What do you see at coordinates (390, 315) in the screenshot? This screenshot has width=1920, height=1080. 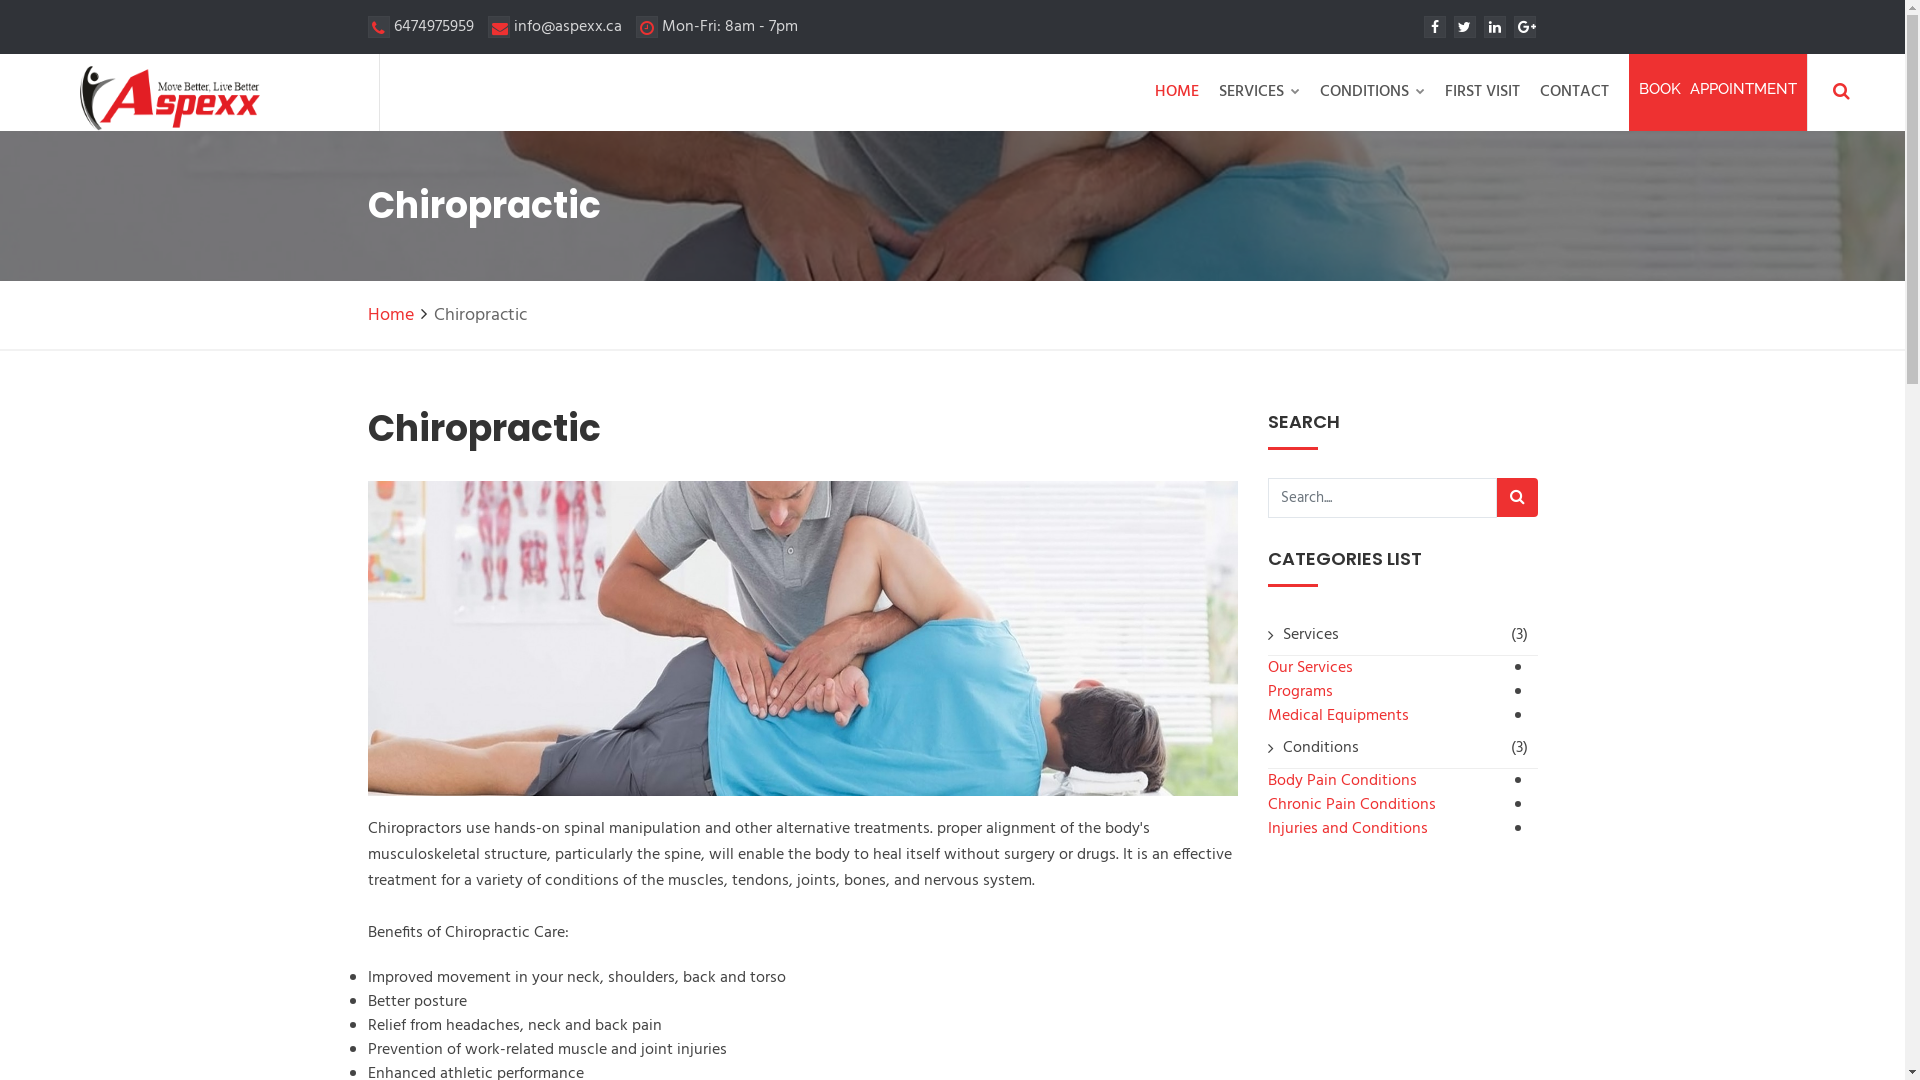 I see `'Home'` at bounding box center [390, 315].